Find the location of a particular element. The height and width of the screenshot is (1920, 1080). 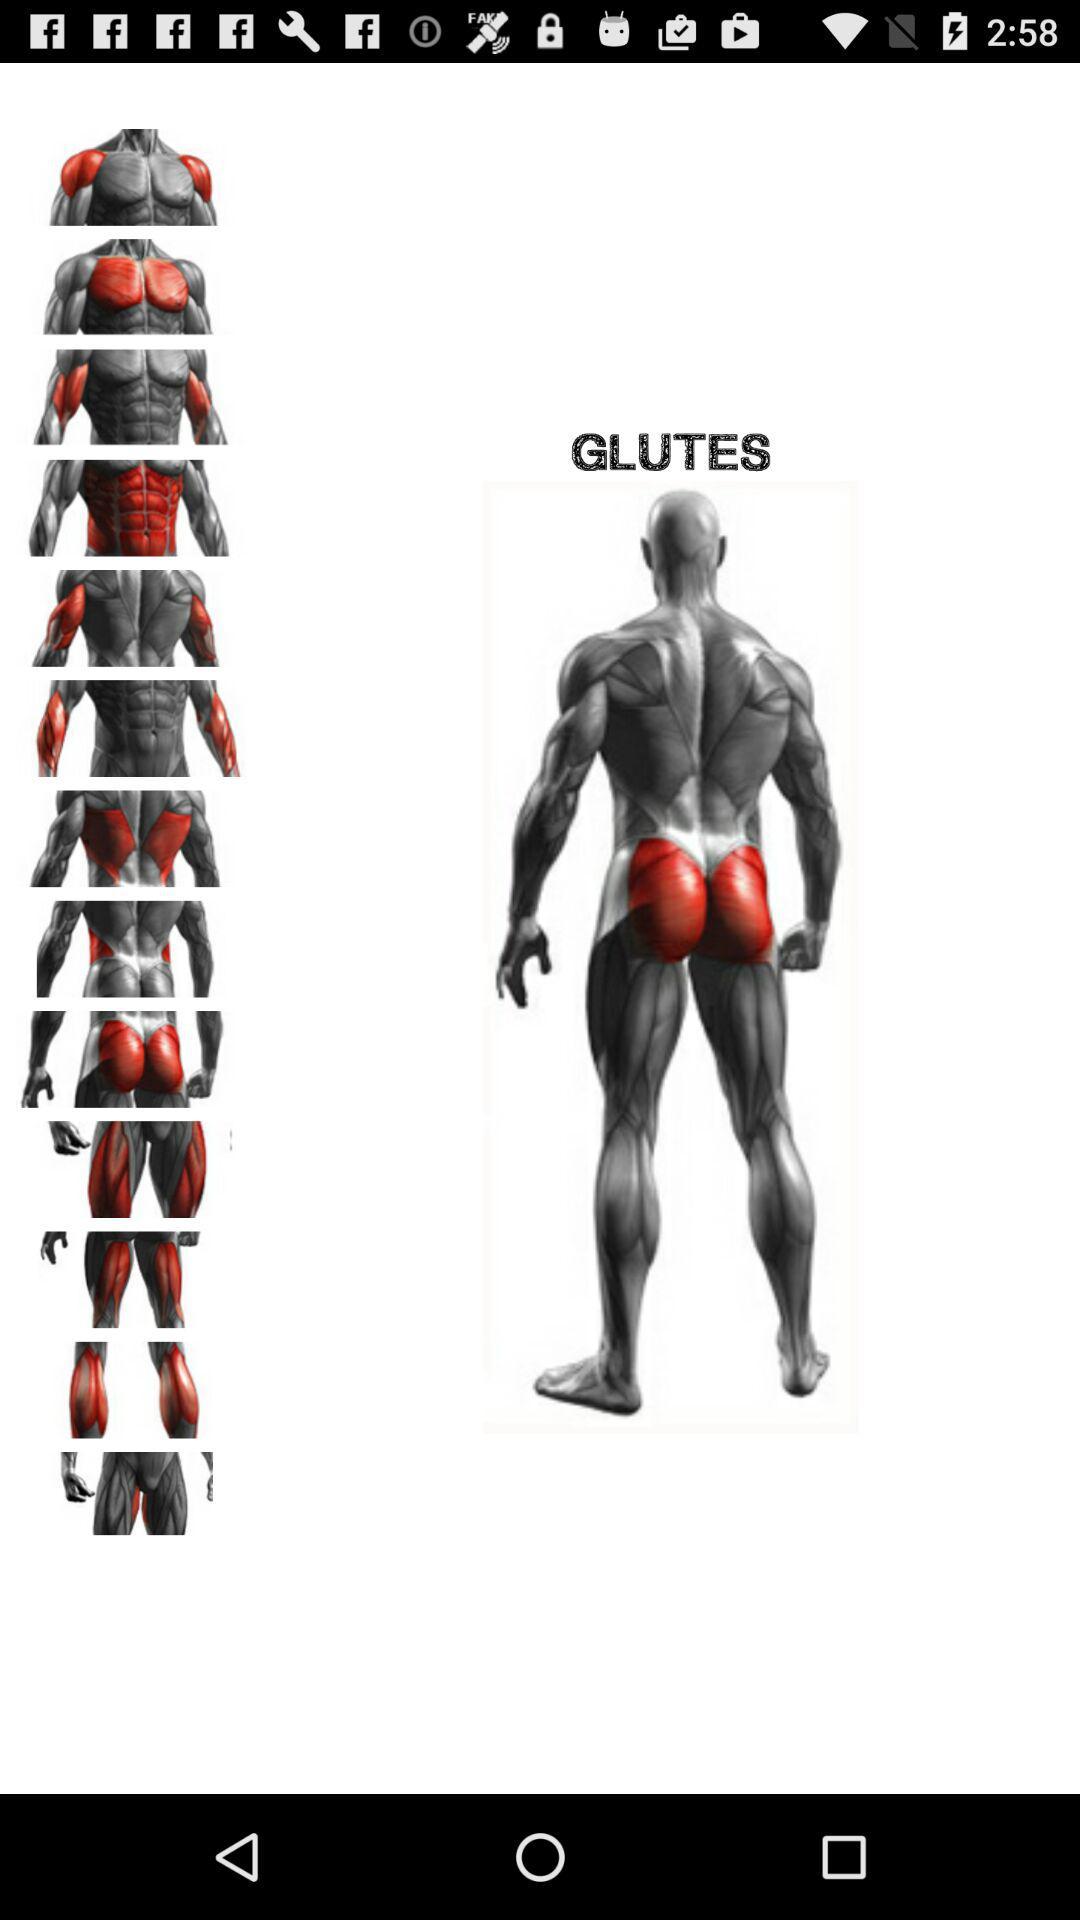

thighs is located at coordinates (131, 1162).